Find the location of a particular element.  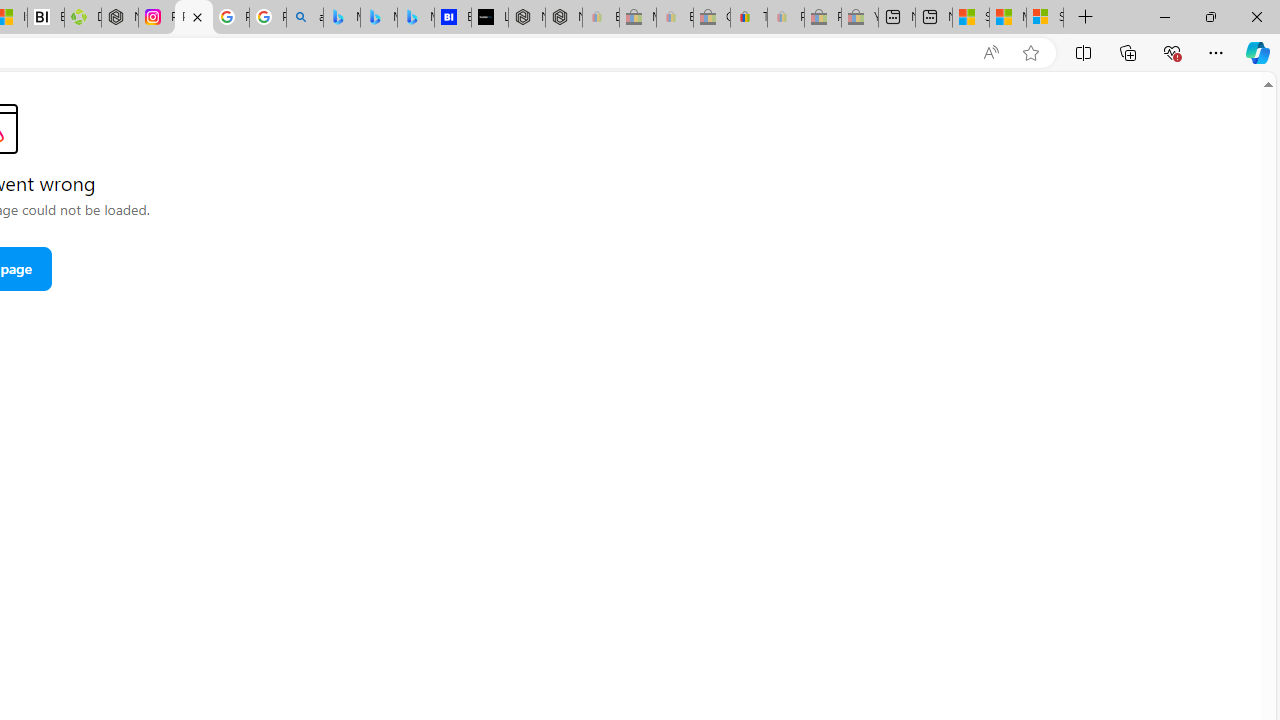

'Shanghai, China hourly forecast | Microsoft Weather' is located at coordinates (971, 17).